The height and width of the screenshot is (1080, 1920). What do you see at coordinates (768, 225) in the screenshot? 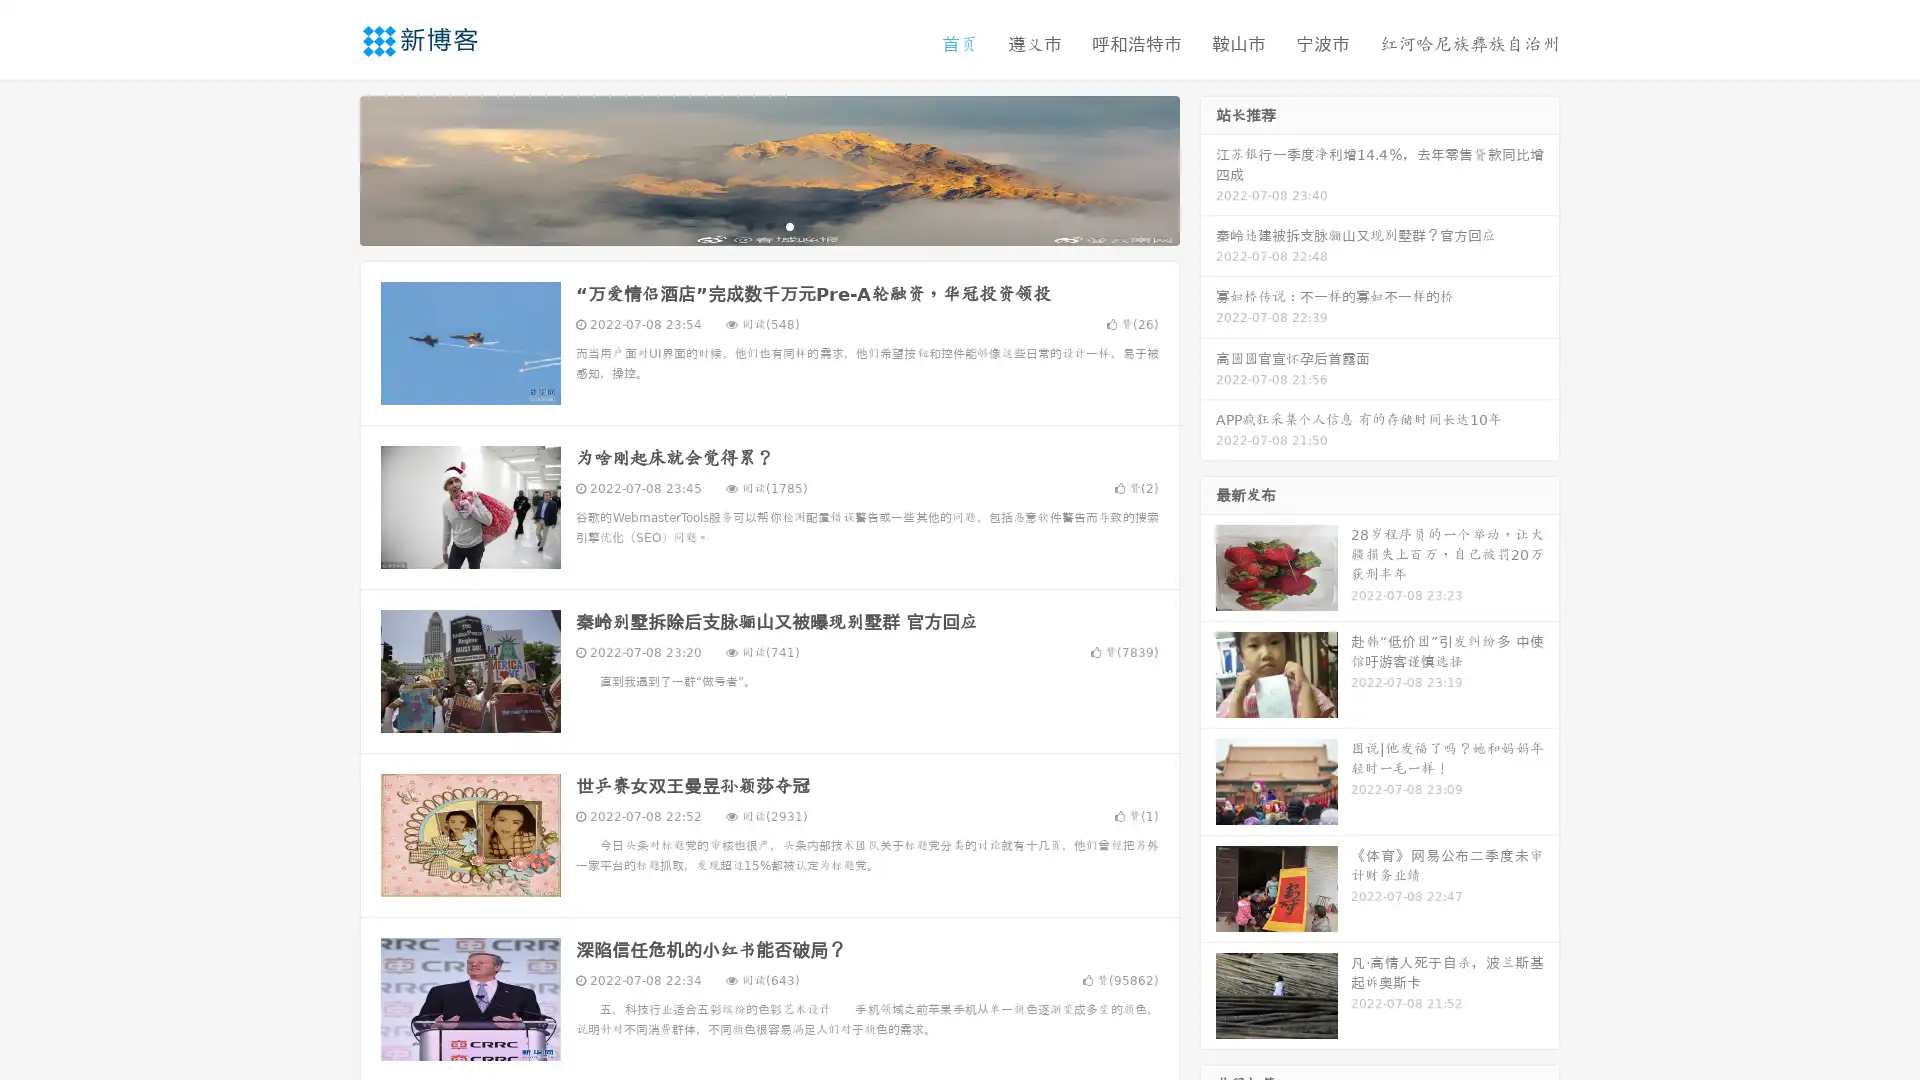
I see `Go to slide 2` at bounding box center [768, 225].